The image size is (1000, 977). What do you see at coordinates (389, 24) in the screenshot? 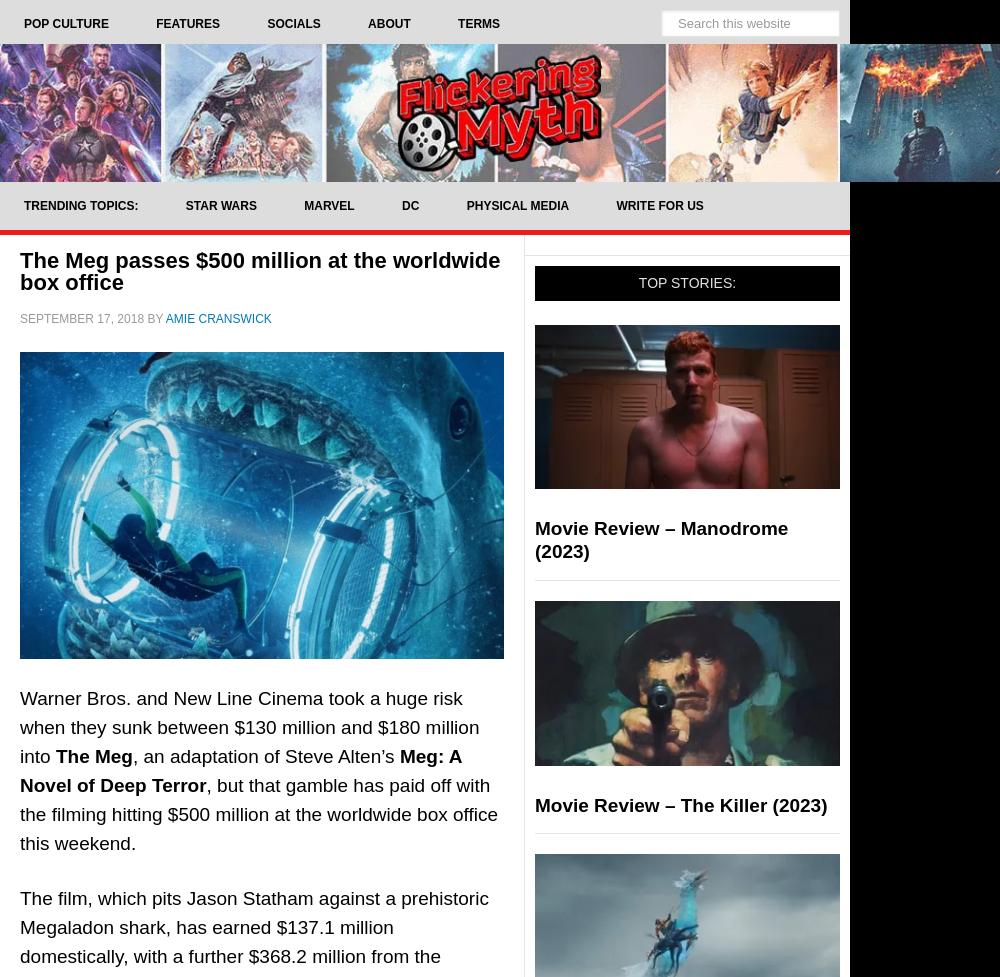
I see `'About'` at bounding box center [389, 24].